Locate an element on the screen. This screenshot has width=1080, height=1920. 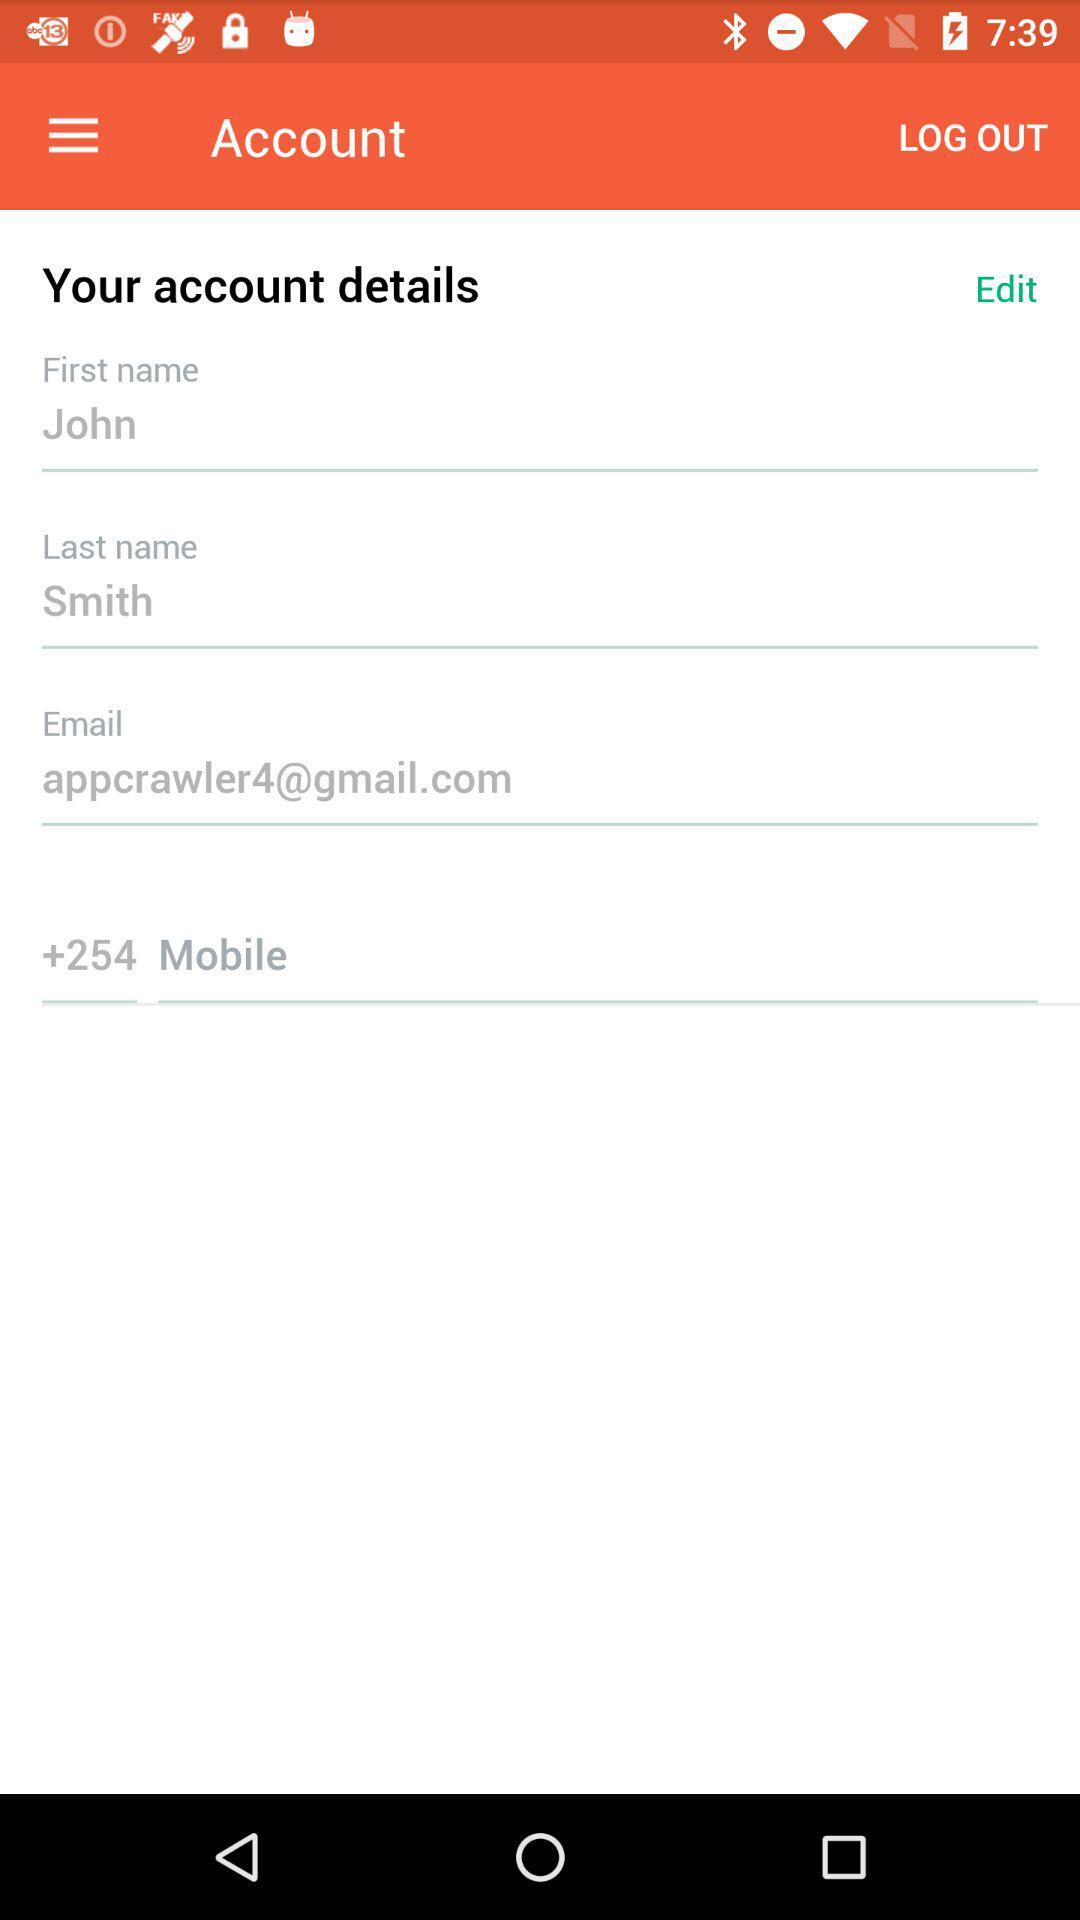
icon next to the account is located at coordinates (972, 135).